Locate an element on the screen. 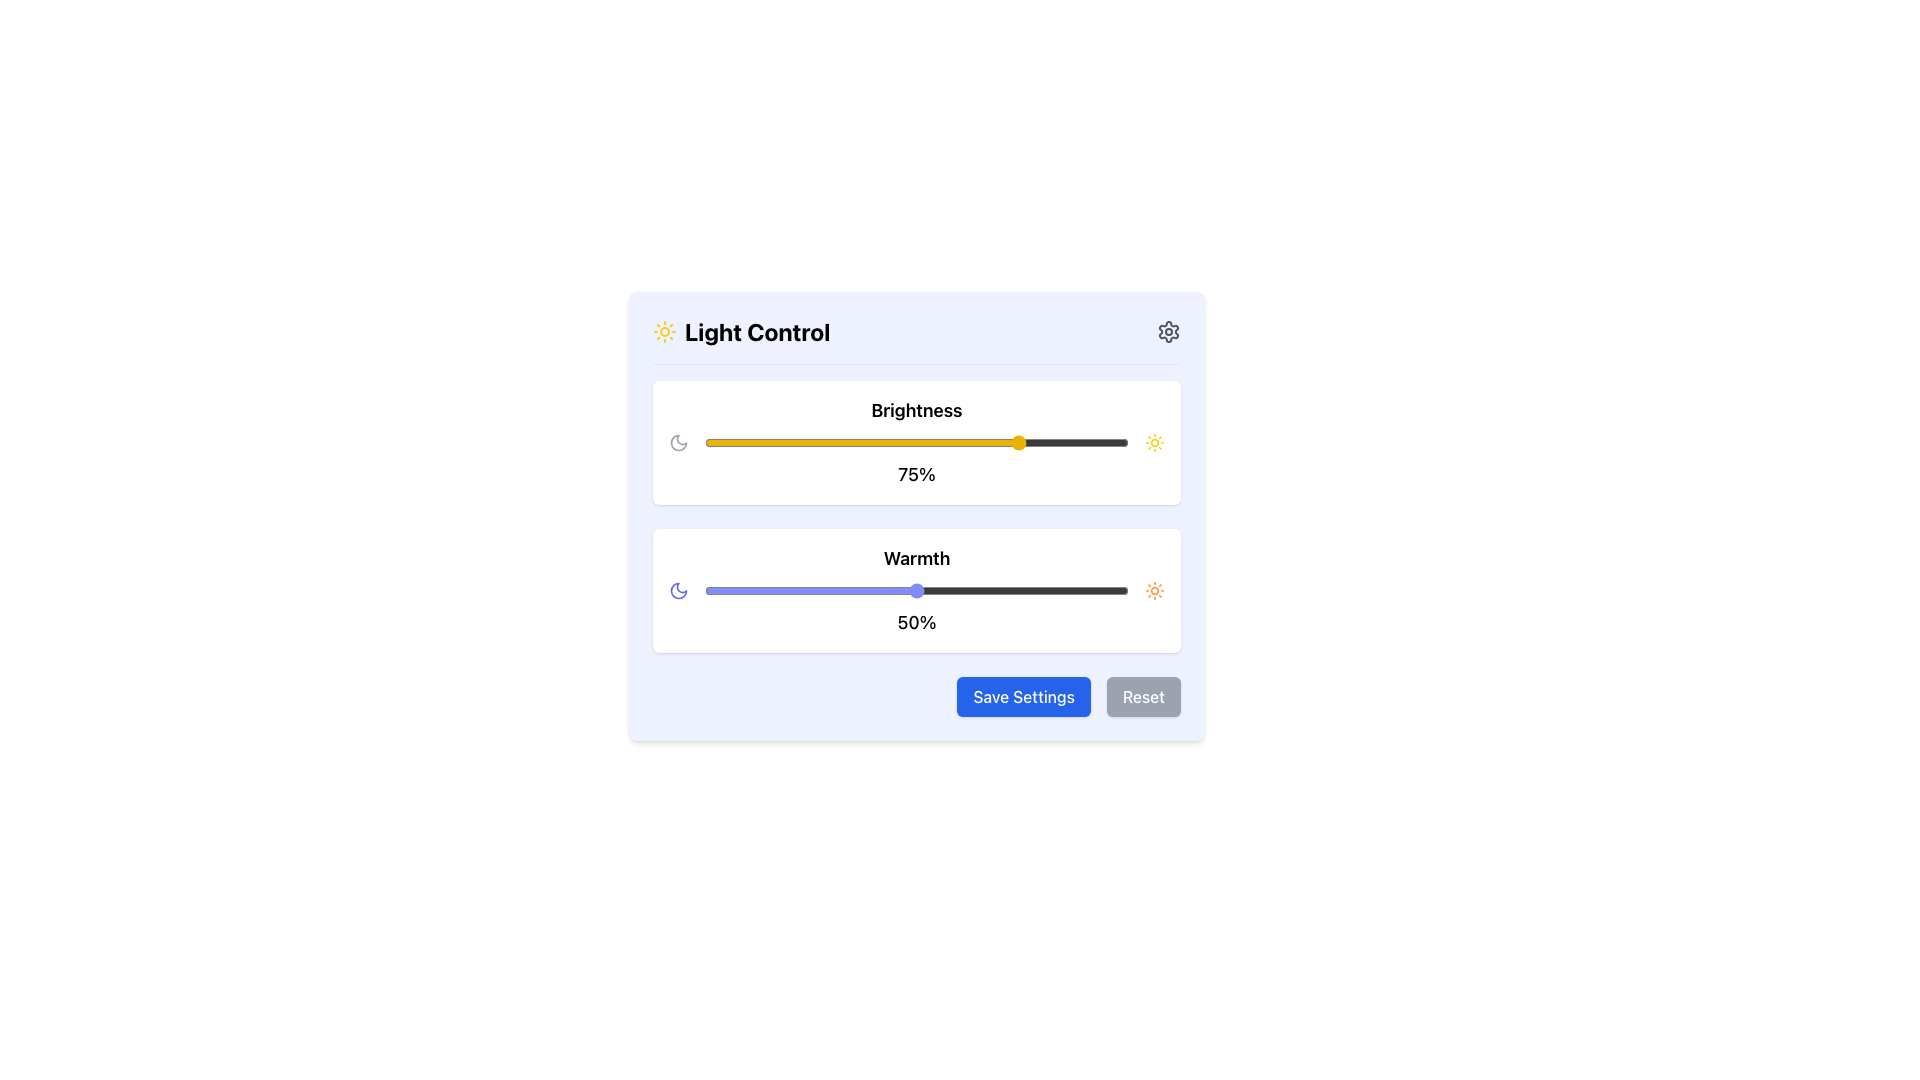  brightness is located at coordinates (1068, 442).